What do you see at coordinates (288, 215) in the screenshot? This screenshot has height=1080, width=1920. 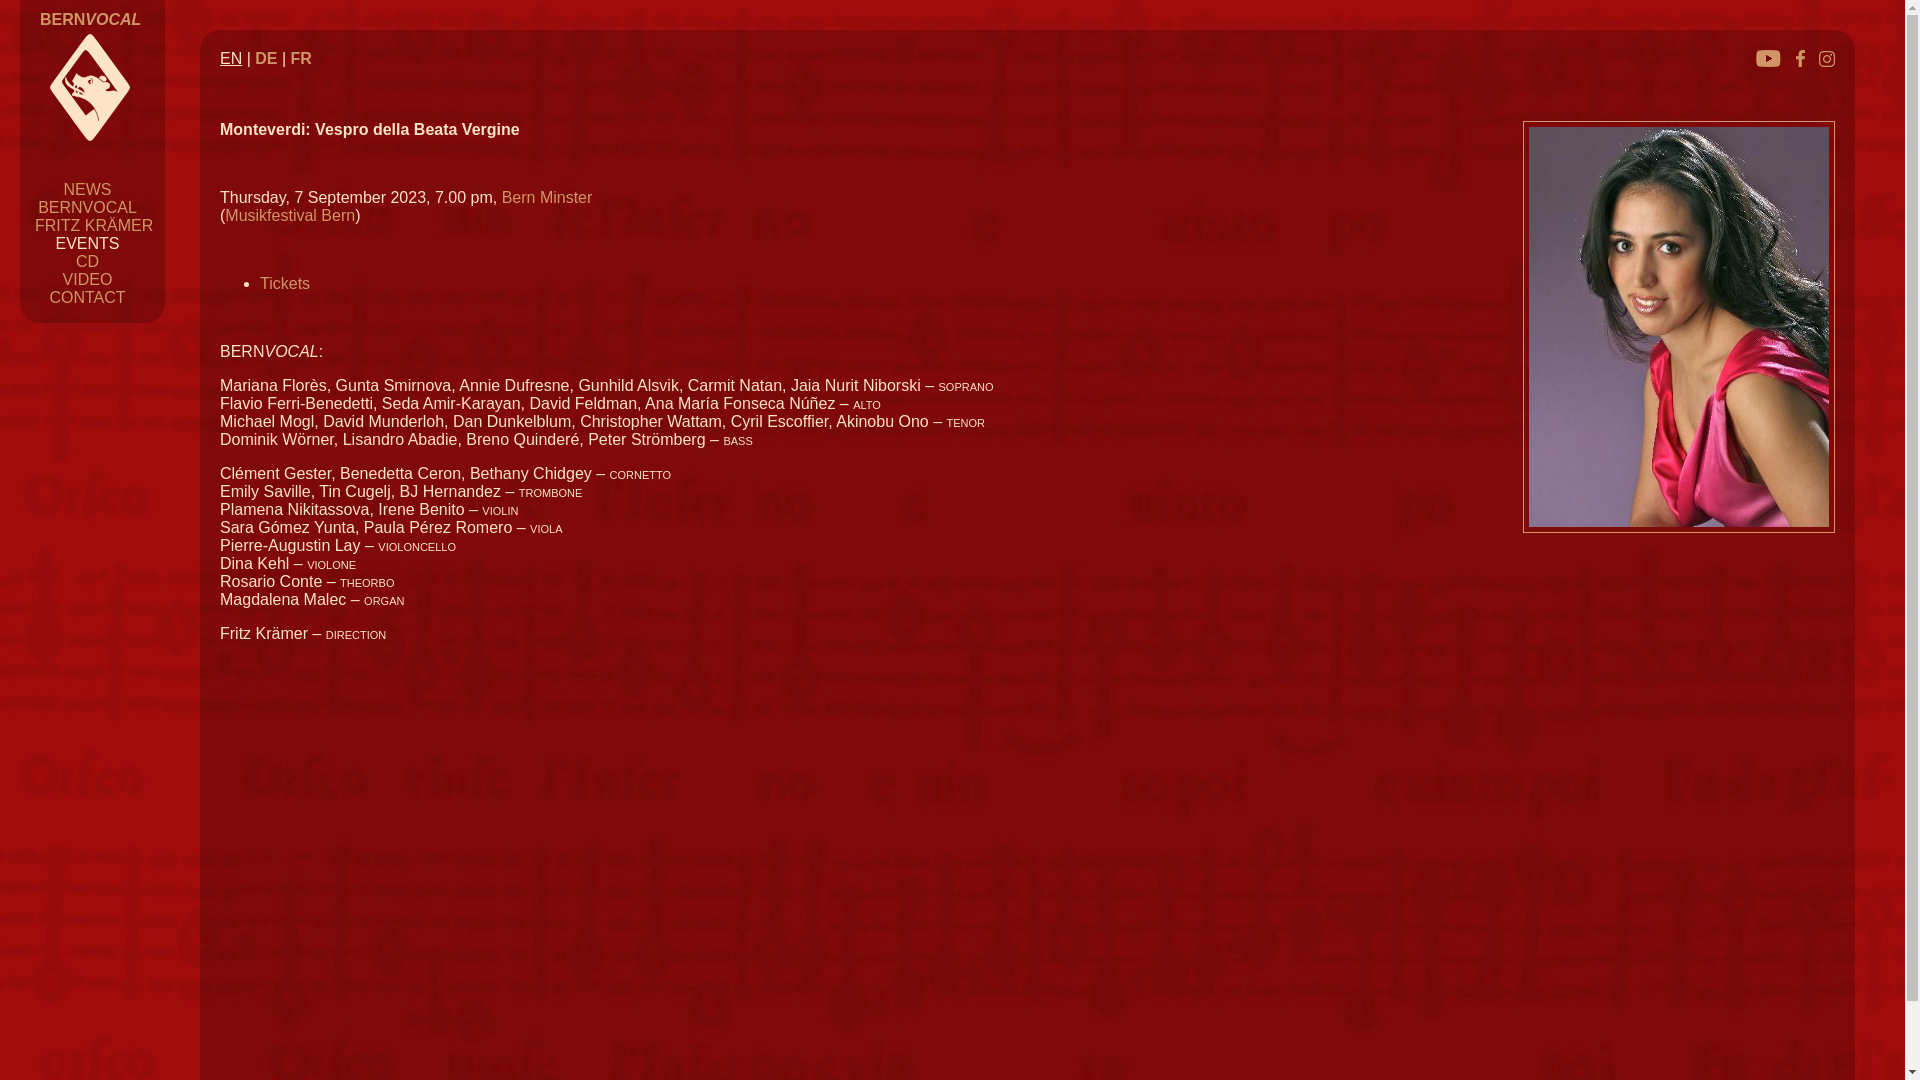 I see `'Musikfestival Bern'` at bounding box center [288, 215].